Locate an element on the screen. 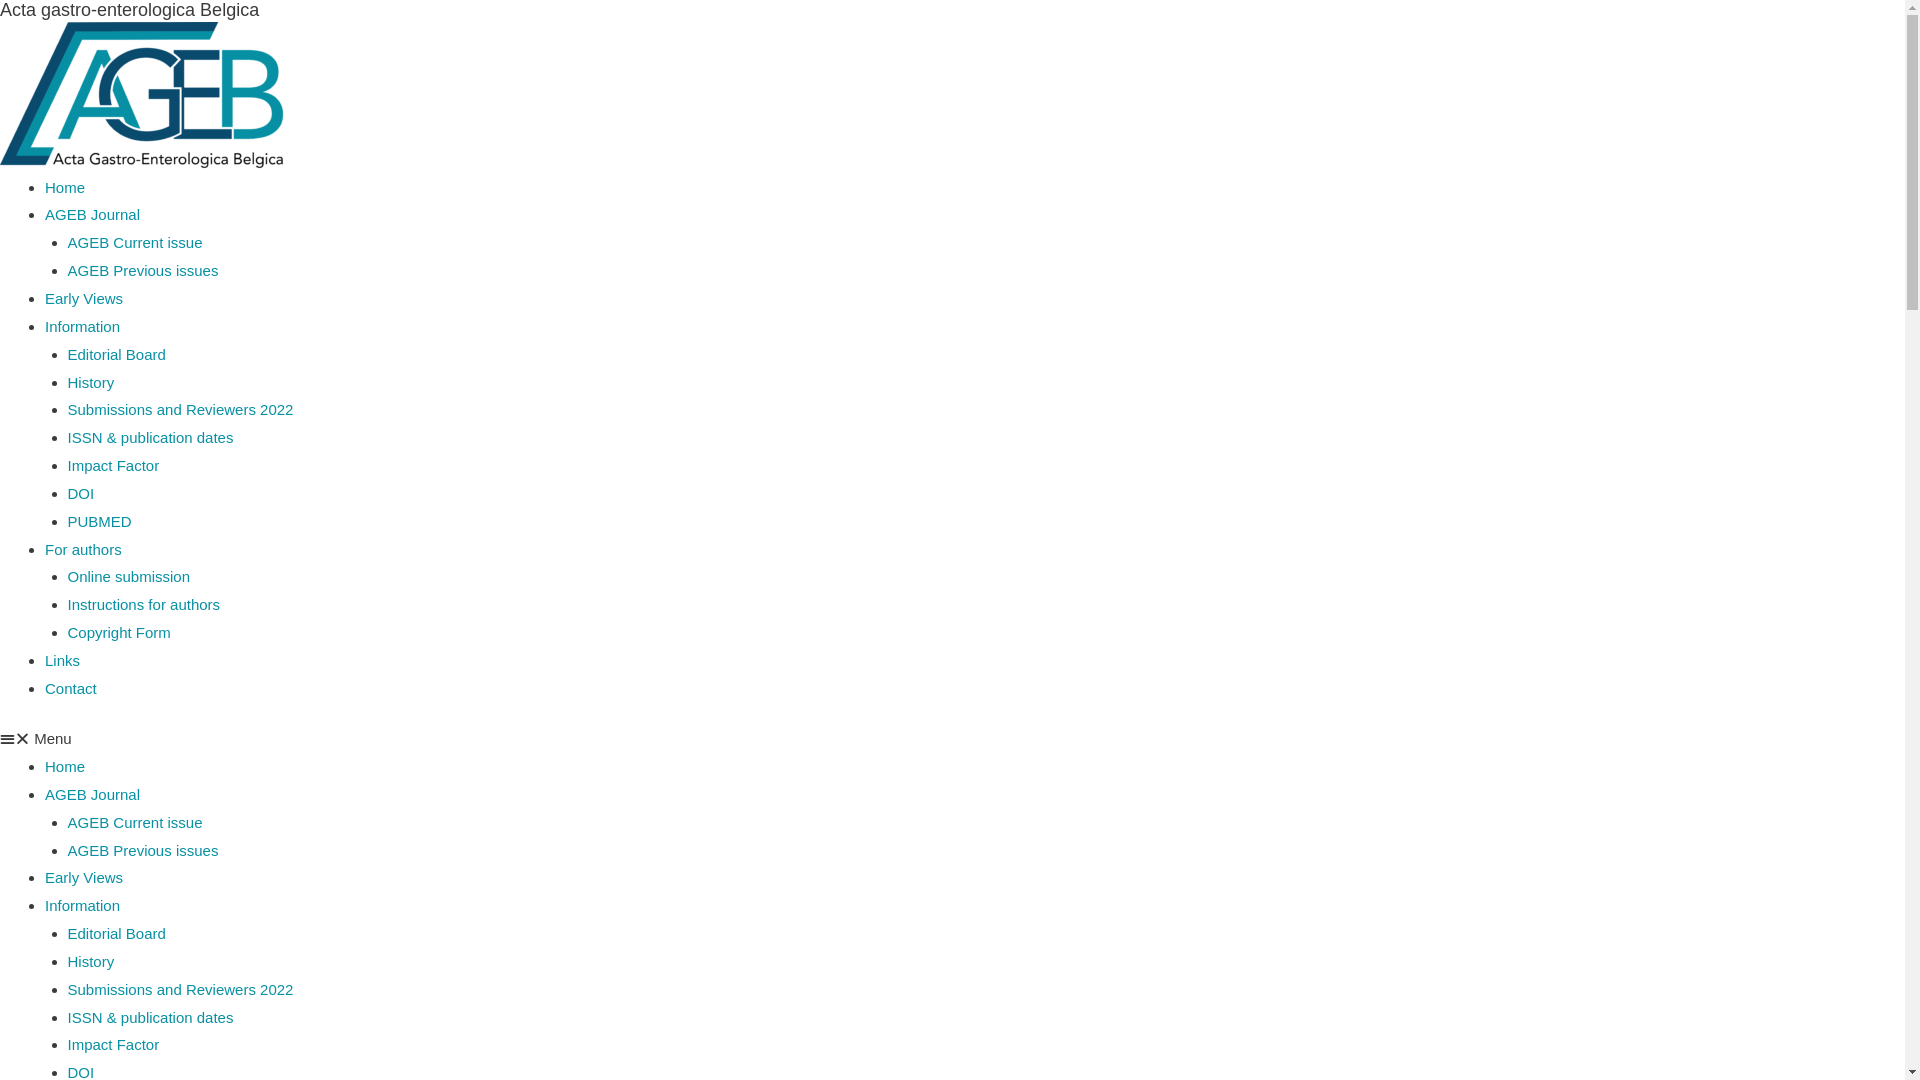  'Contact' is located at coordinates (44, 687).